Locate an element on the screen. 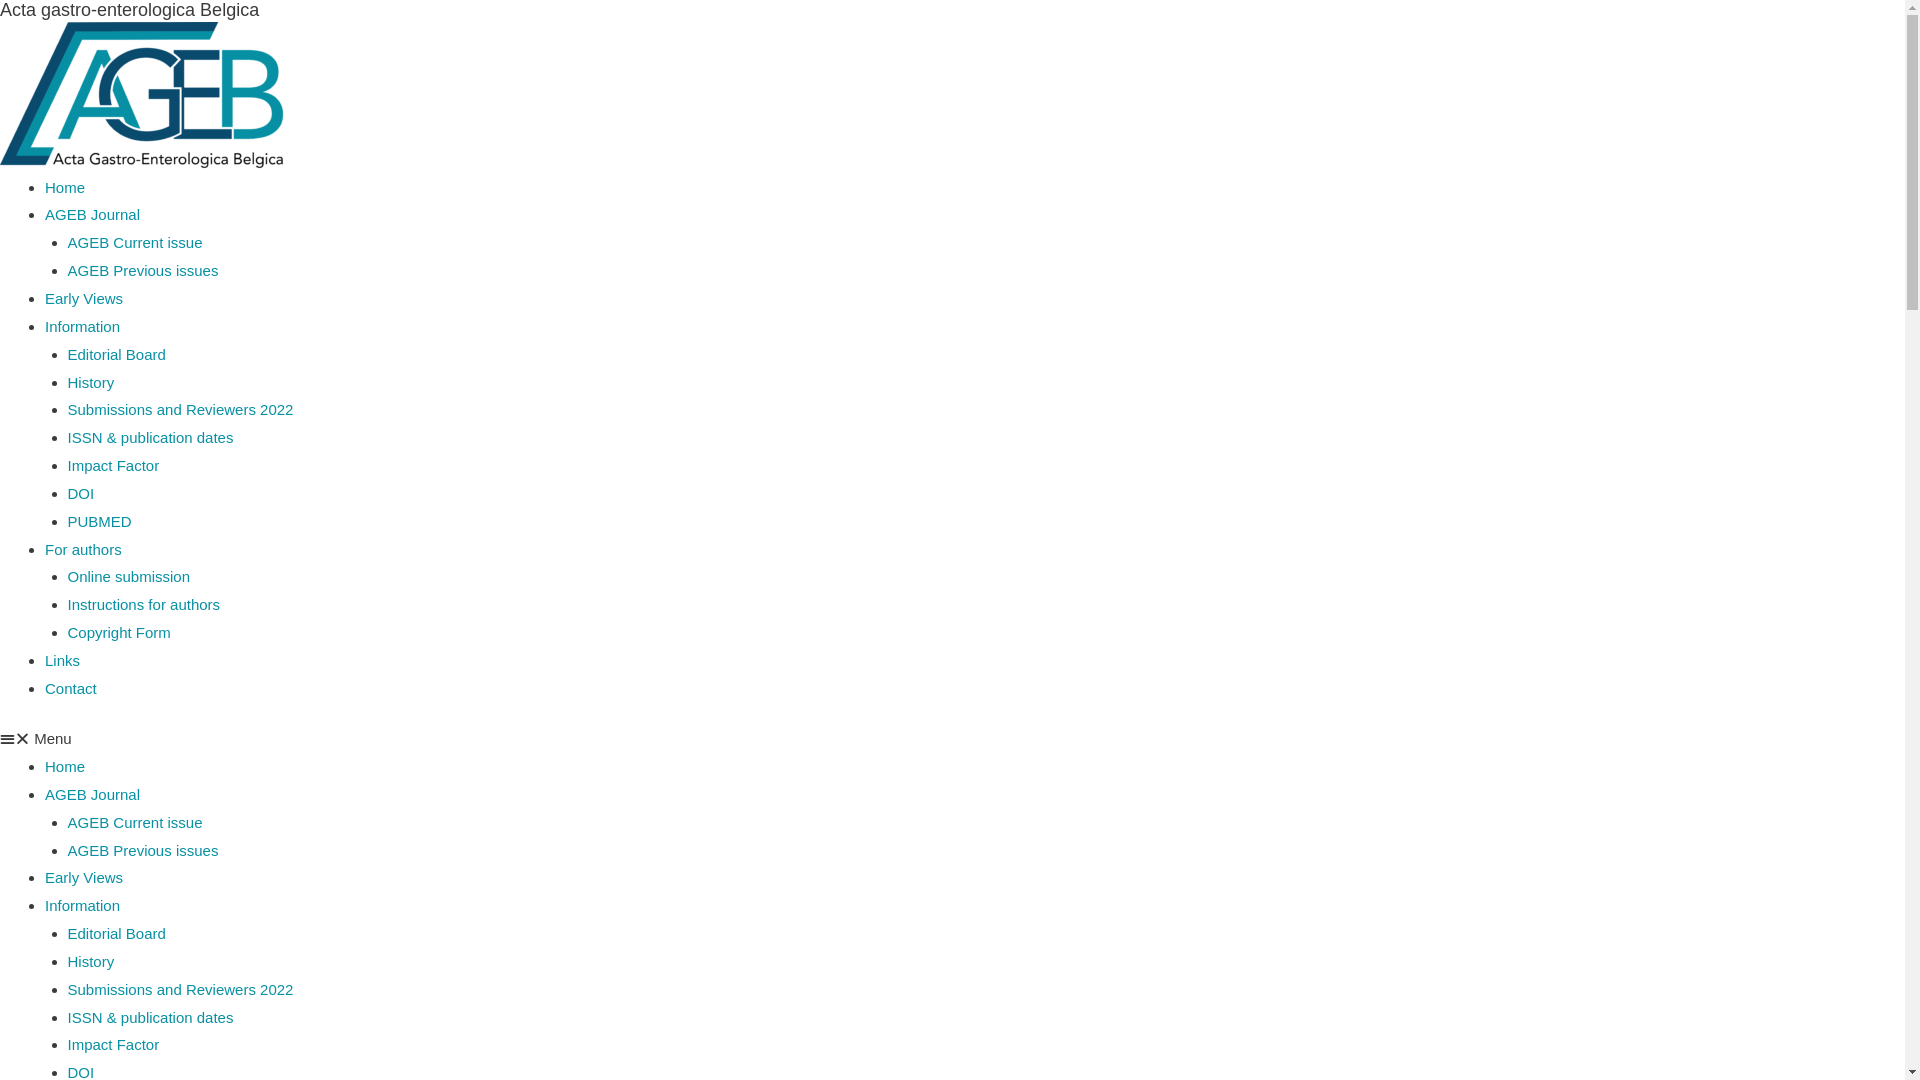  'Contact' is located at coordinates (44, 687).